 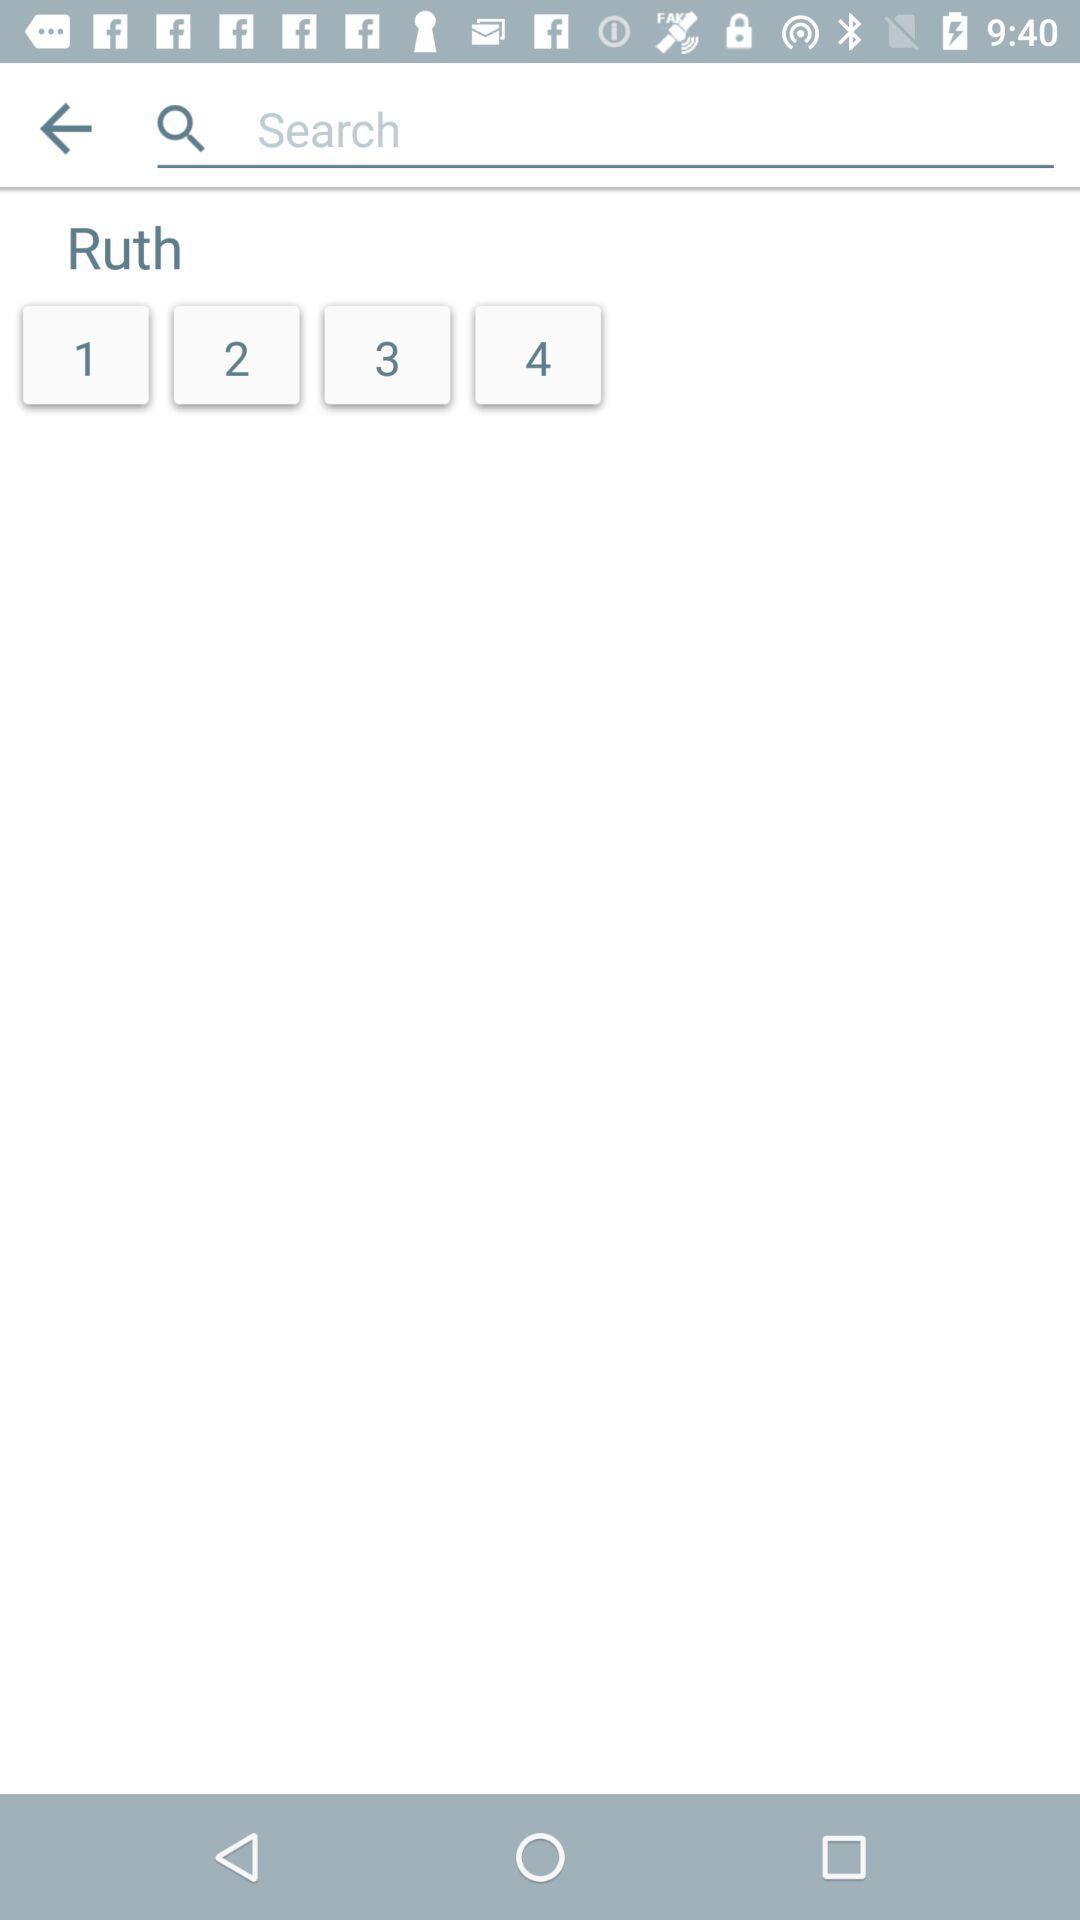 I want to click on app above the 2 icon, so click(x=655, y=127).